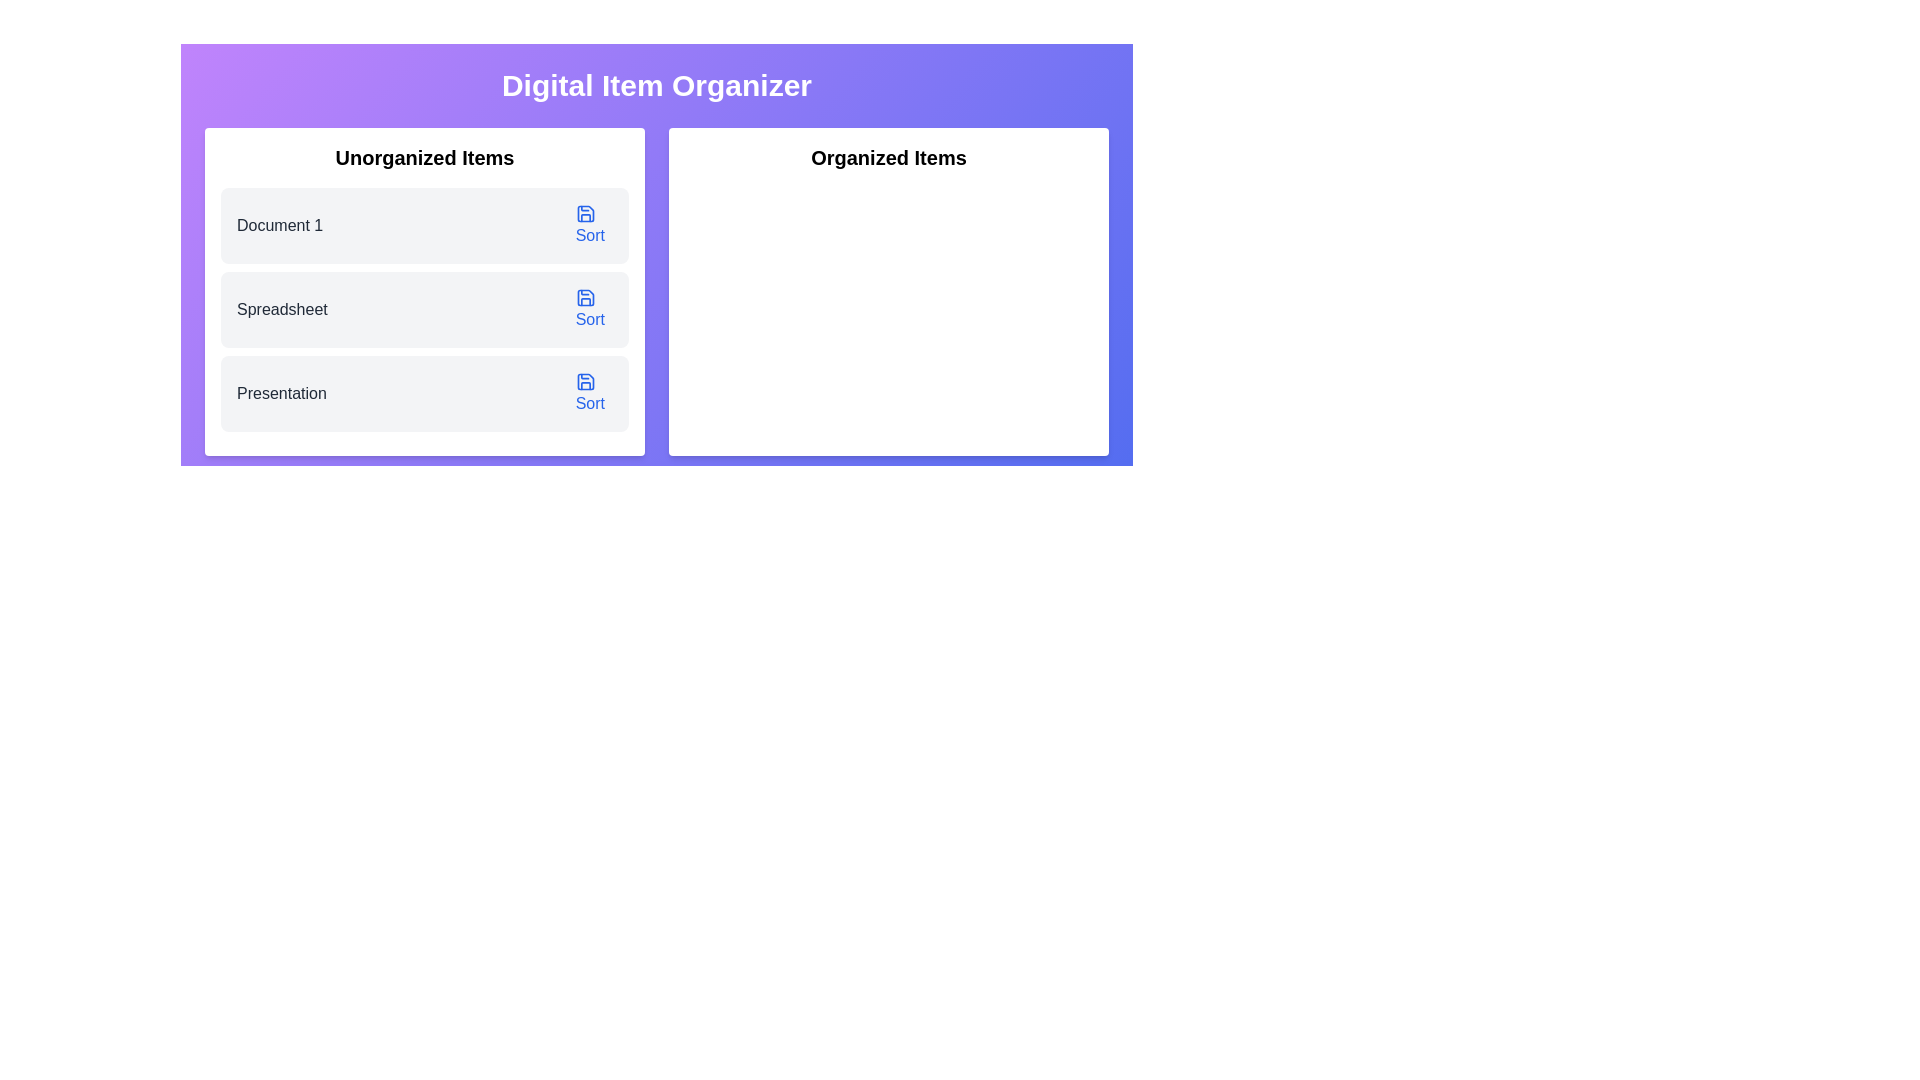 The height and width of the screenshot is (1080, 1920). What do you see at coordinates (887, 157) in the screenshot?
I see `the bold headline text label 'Organized Items' located at the top of the right half of the interface` at bounding box center [887, 157].